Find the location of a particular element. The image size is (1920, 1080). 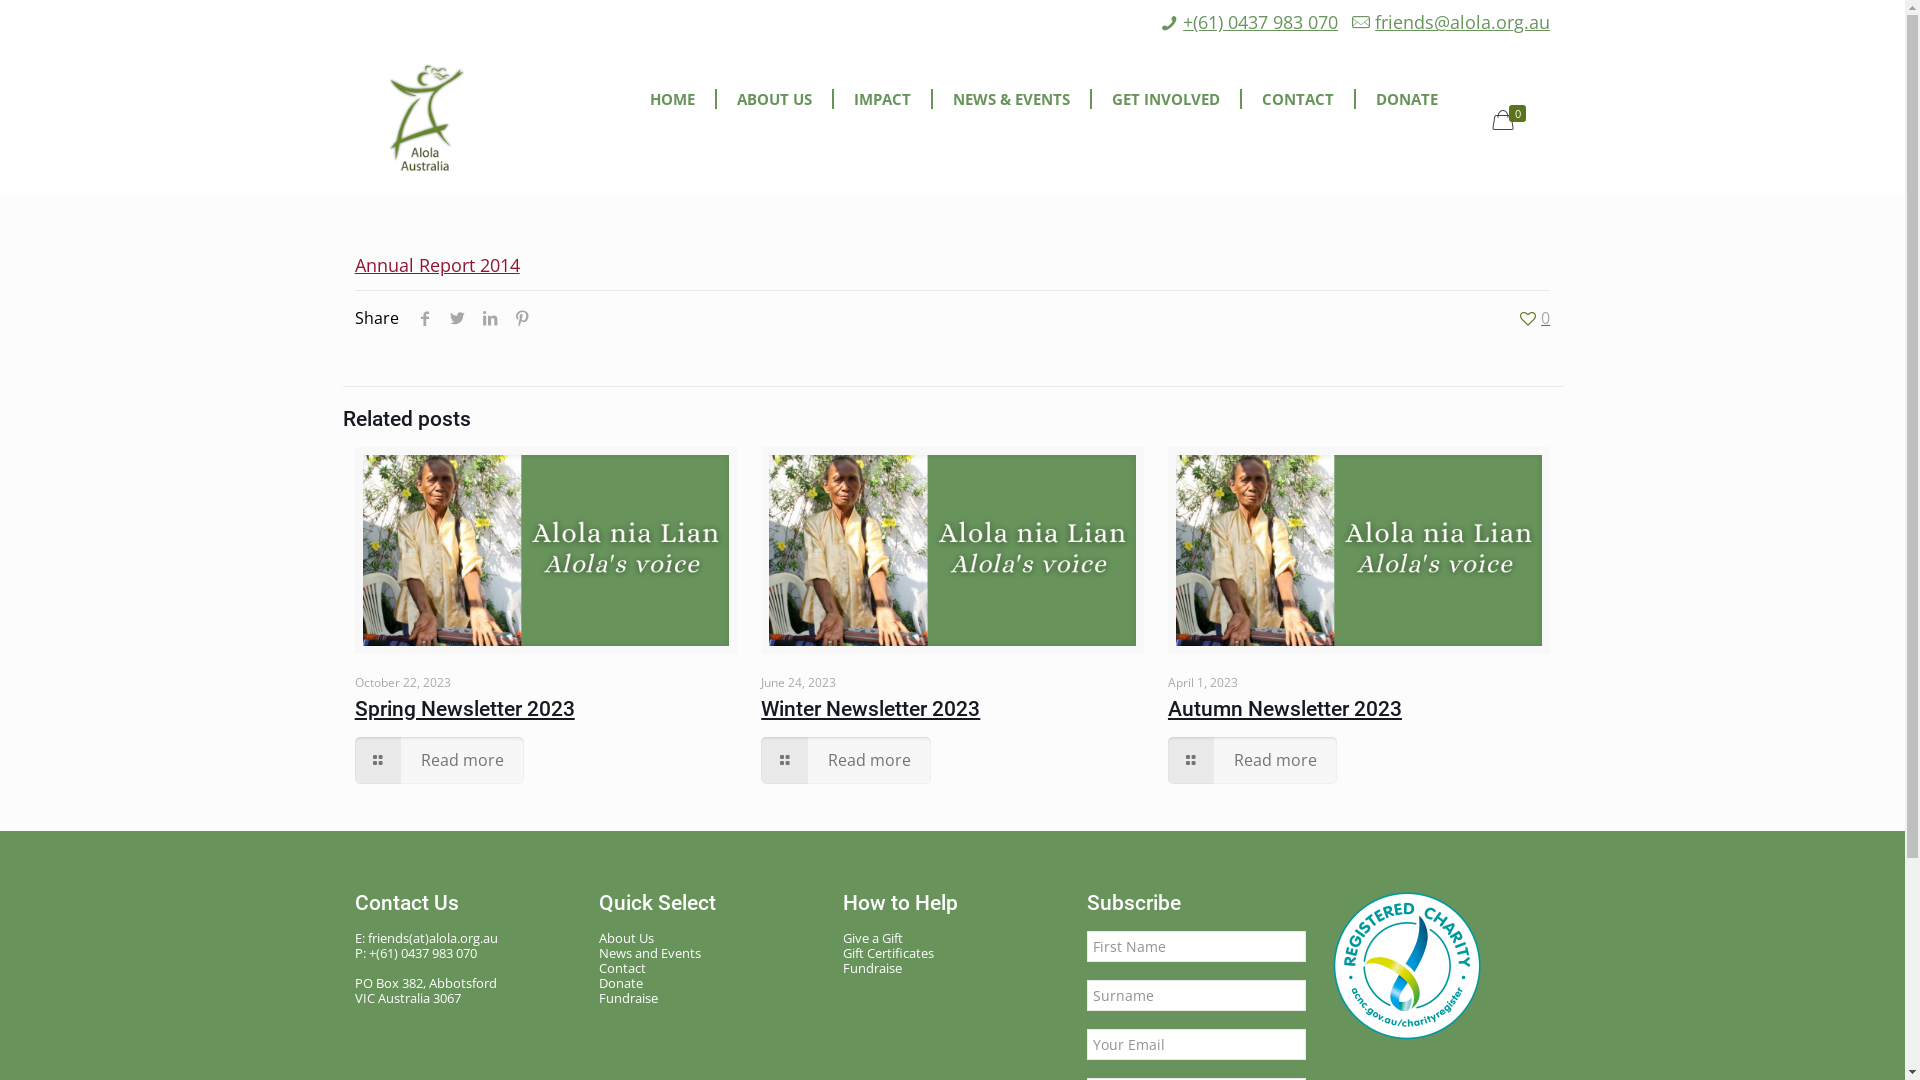

'Annual Report 2014' is located at coordinates (436, 264).